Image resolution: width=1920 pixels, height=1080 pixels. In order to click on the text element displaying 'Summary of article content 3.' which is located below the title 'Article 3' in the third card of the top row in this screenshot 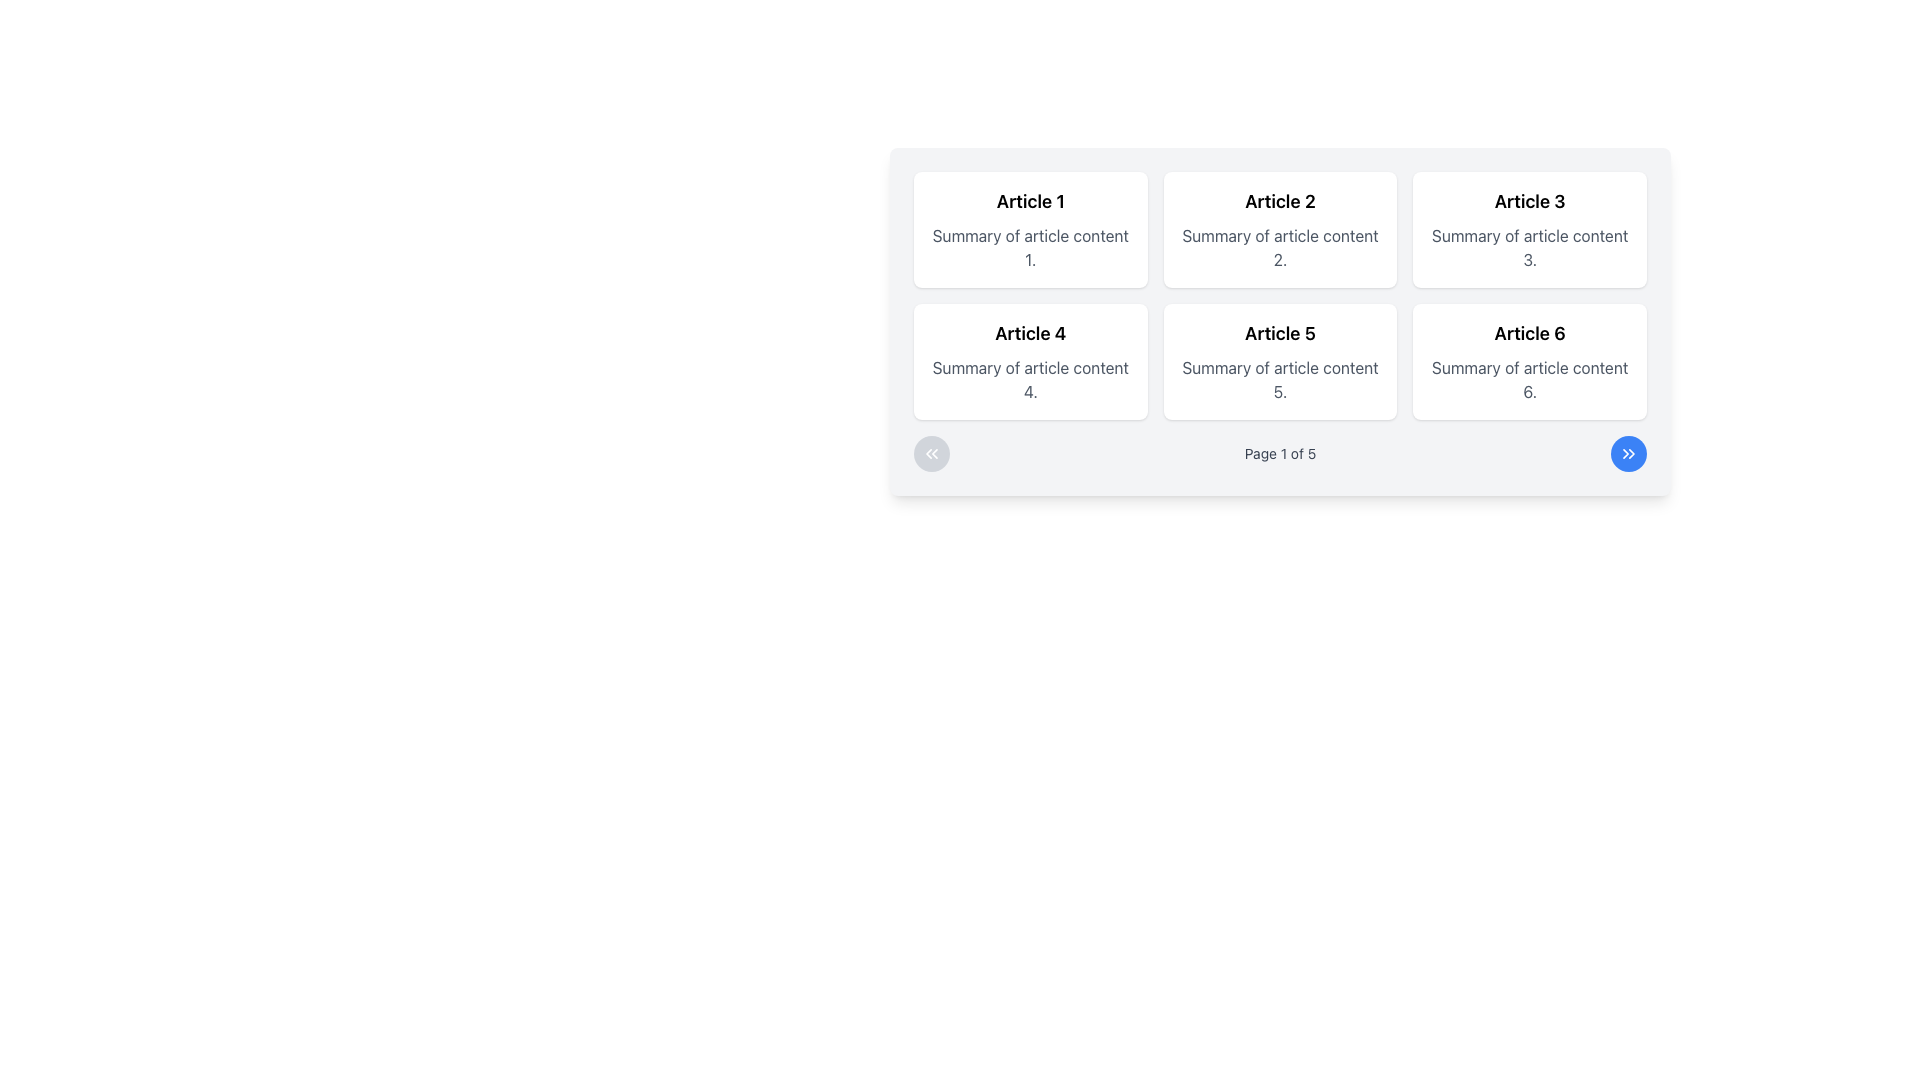, I will do `click(1529, 246)`.